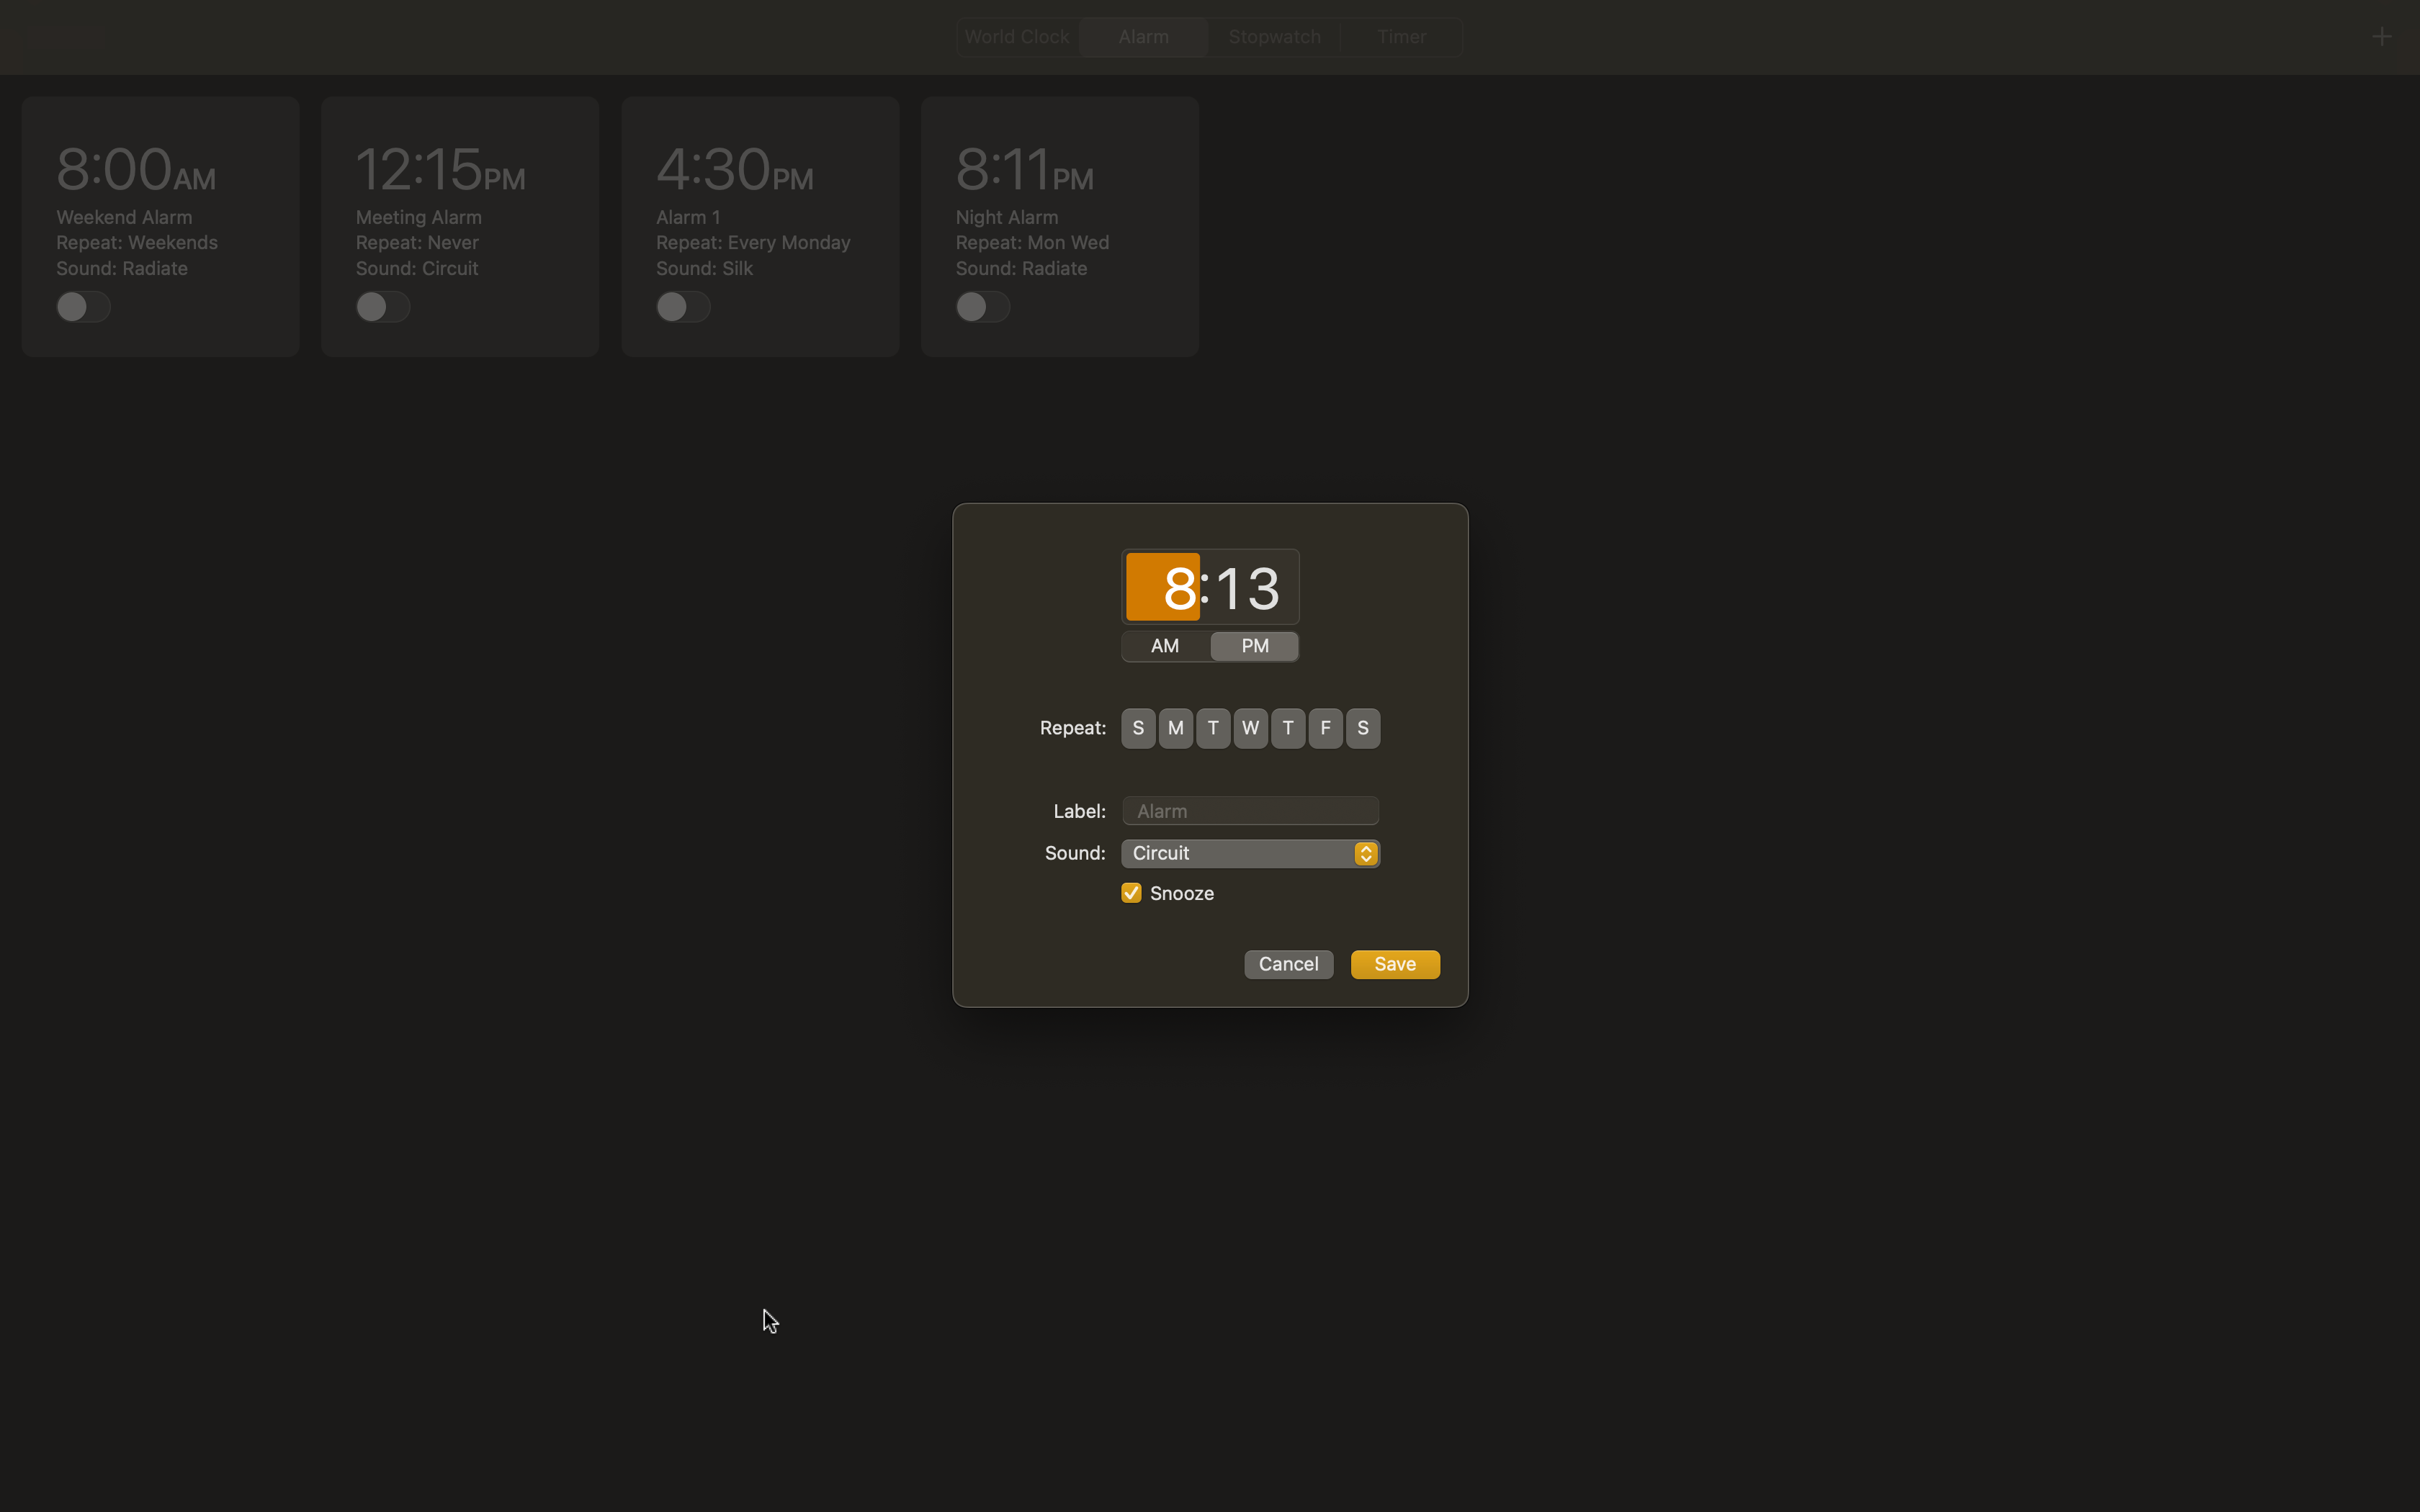  What do you see at coordinates (1137, 727) in the screenshot?
I see `alarm to ring on both Sundays and Thursdays` at bounding box center [1137, 727].